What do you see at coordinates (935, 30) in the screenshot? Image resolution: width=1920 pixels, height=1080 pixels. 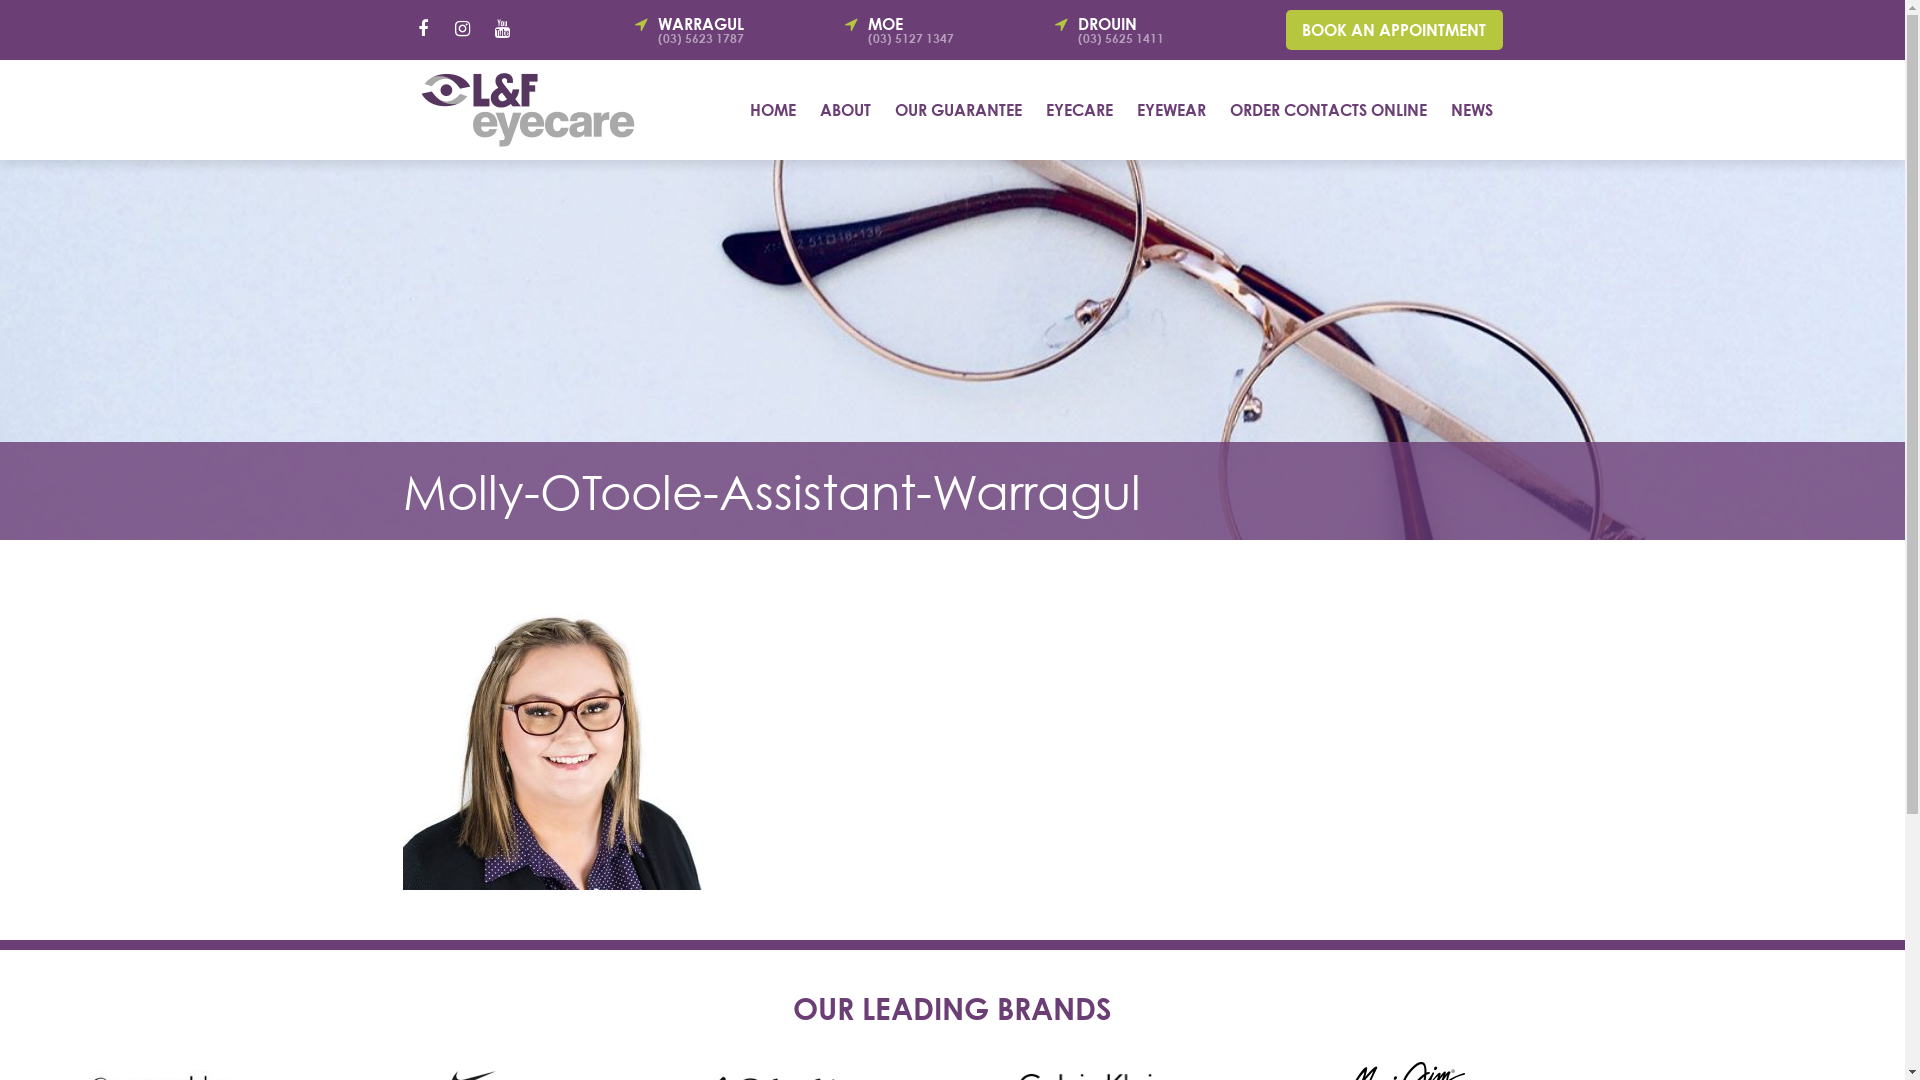 I see `'MOE` at bounding box center [935, 30].